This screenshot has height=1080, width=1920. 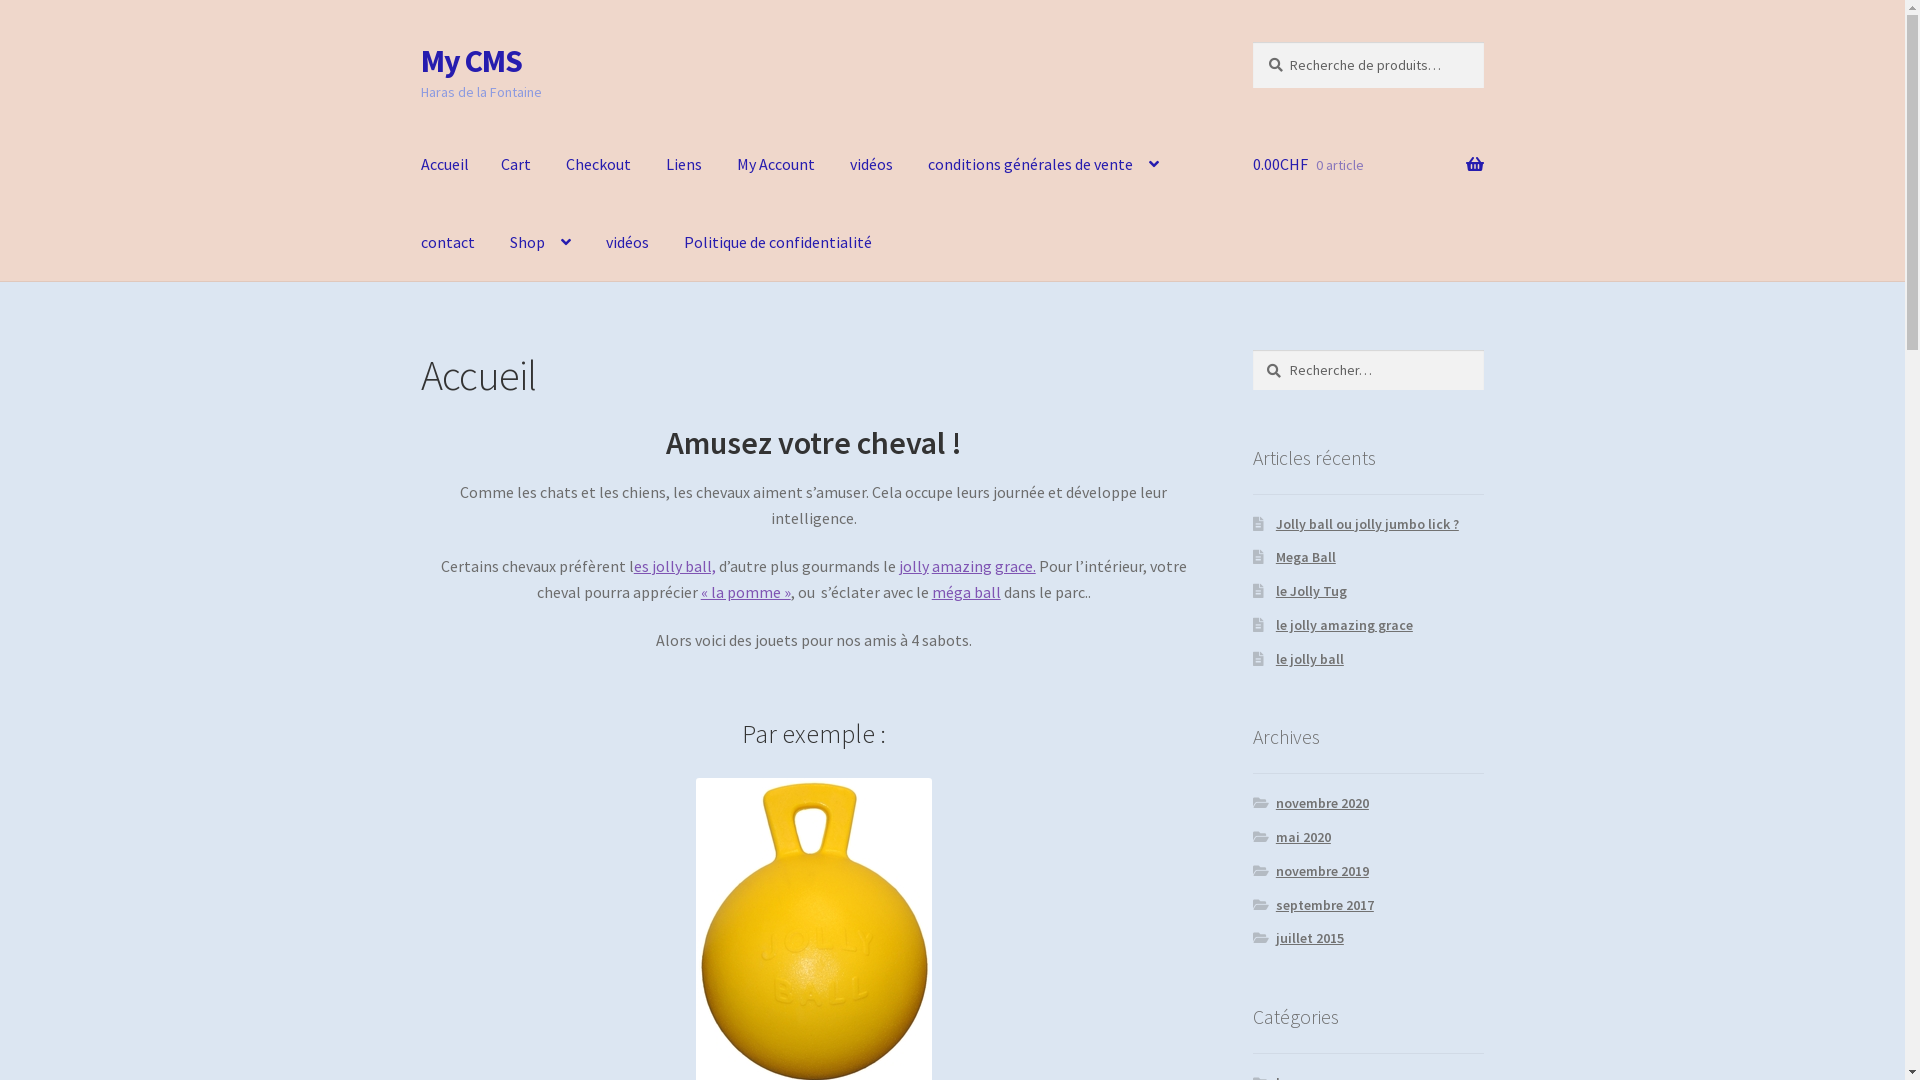 What do you see at coordinates (1015, 566) in the screenshot?
I see `'grace.'` at bounding box center [1015, 566].